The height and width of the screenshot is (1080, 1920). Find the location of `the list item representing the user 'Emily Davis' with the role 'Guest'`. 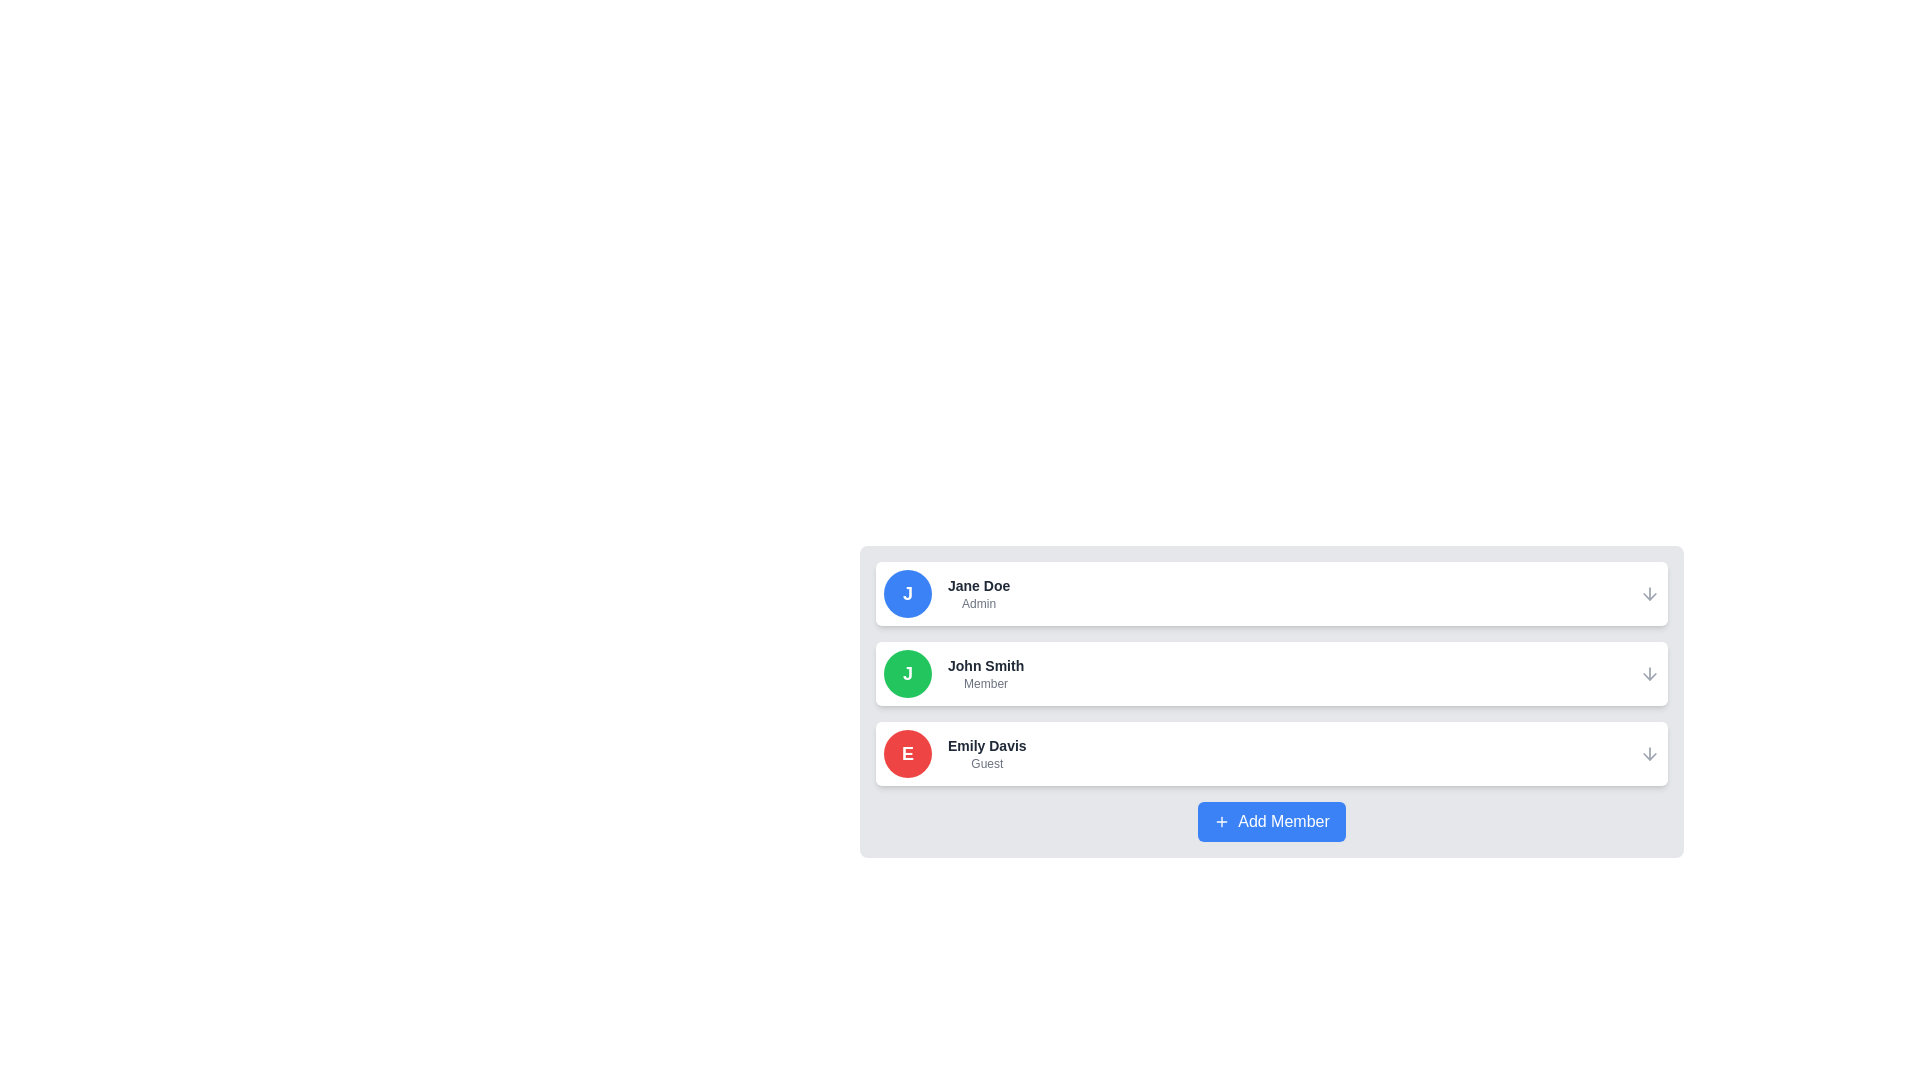

the list item representing the user 'Emily Davis' with the role 'Guest' is located at coordinates (1271, 753).